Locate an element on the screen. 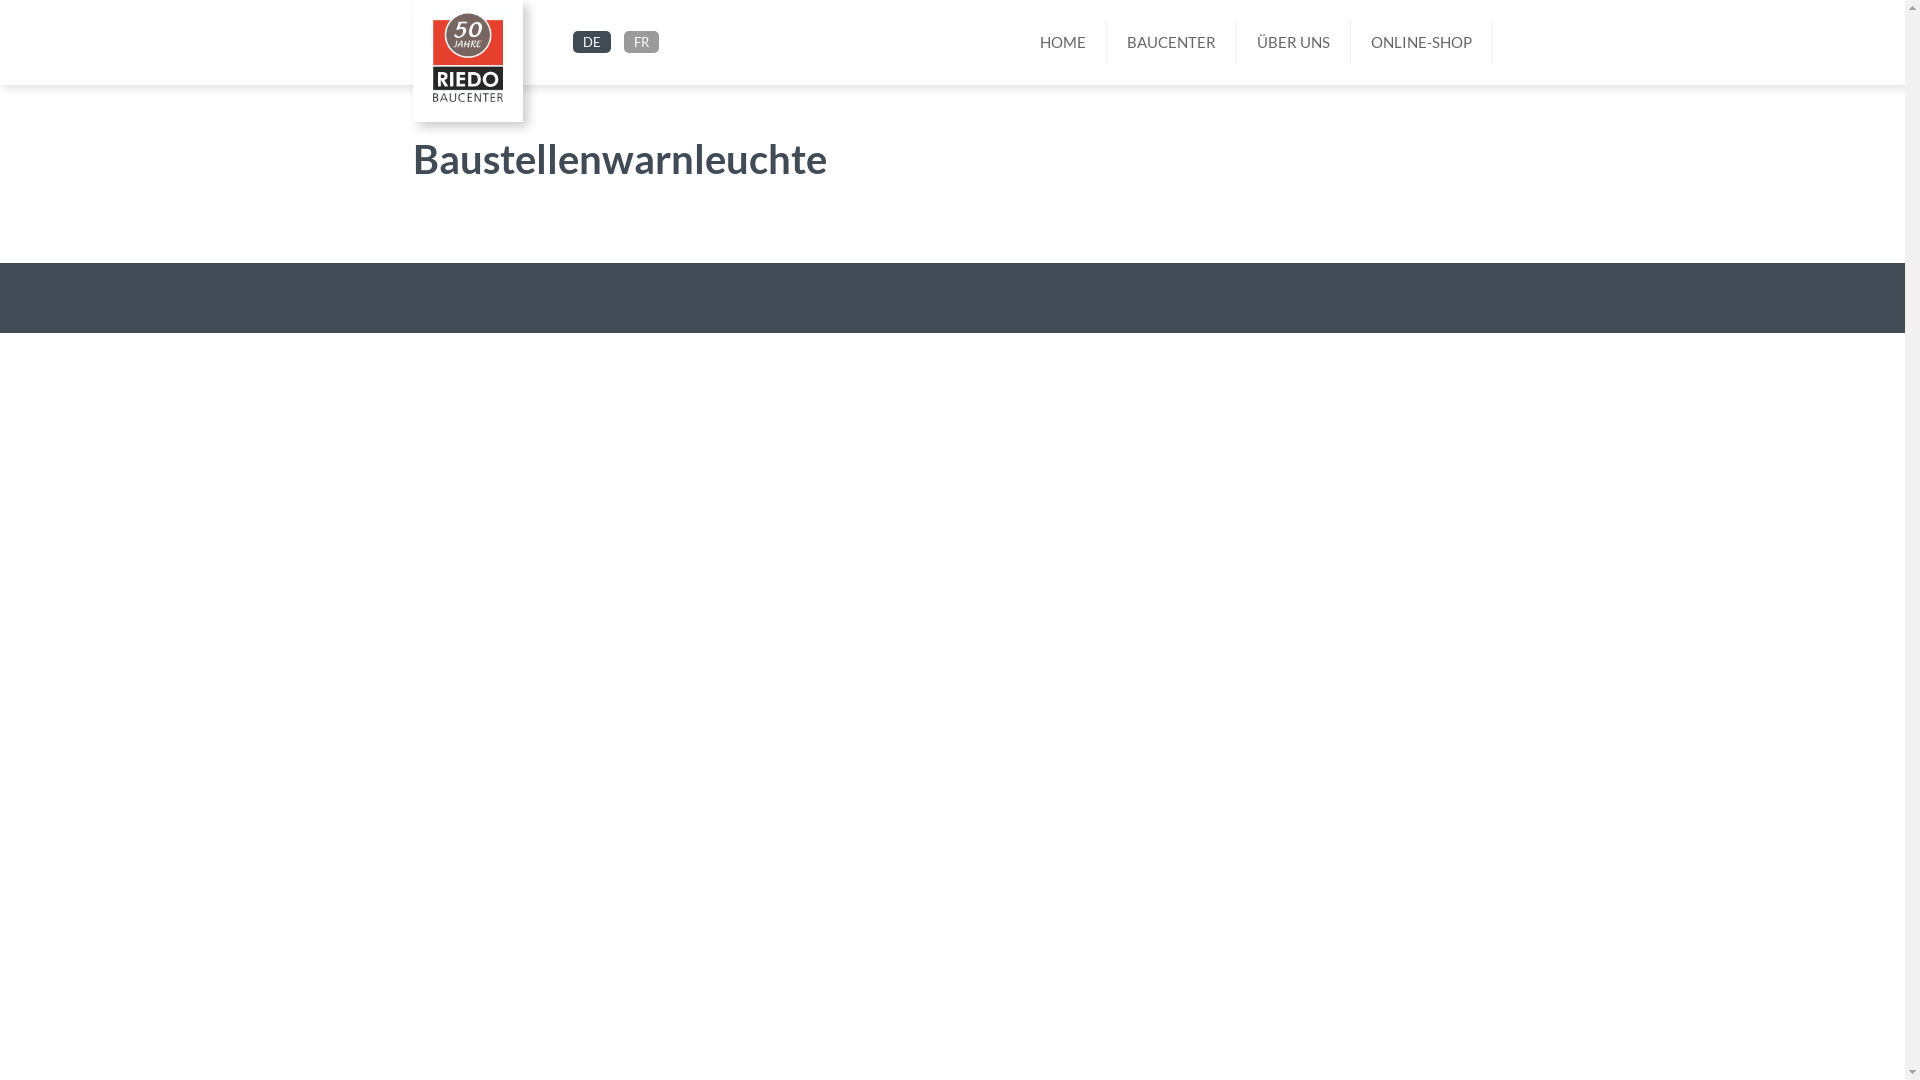  'HOME' is located at coordinates (1019, 42).